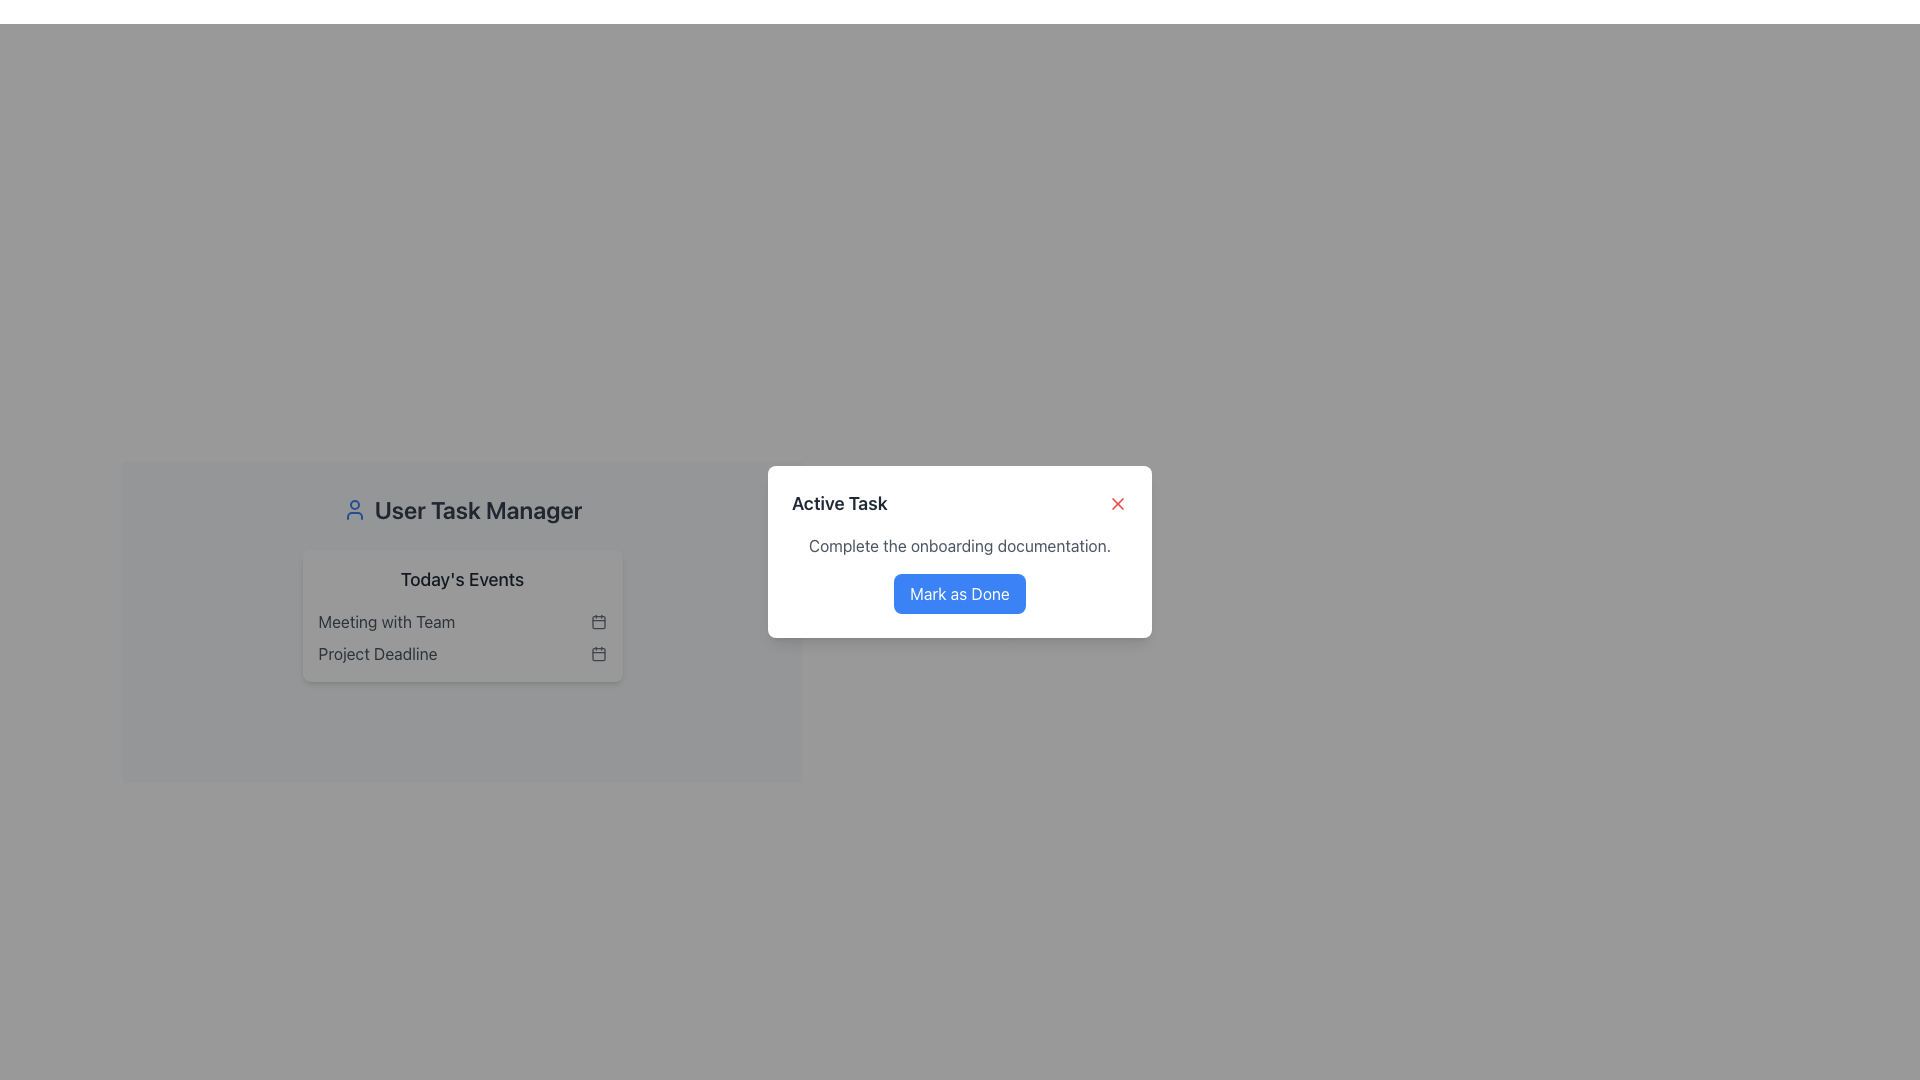 This screenshot has height=1080, width=1920. I want to click on text element displaying 'Project Deadline' located in the 'Today's Events' section, aligned to the left, so click(377, 654).